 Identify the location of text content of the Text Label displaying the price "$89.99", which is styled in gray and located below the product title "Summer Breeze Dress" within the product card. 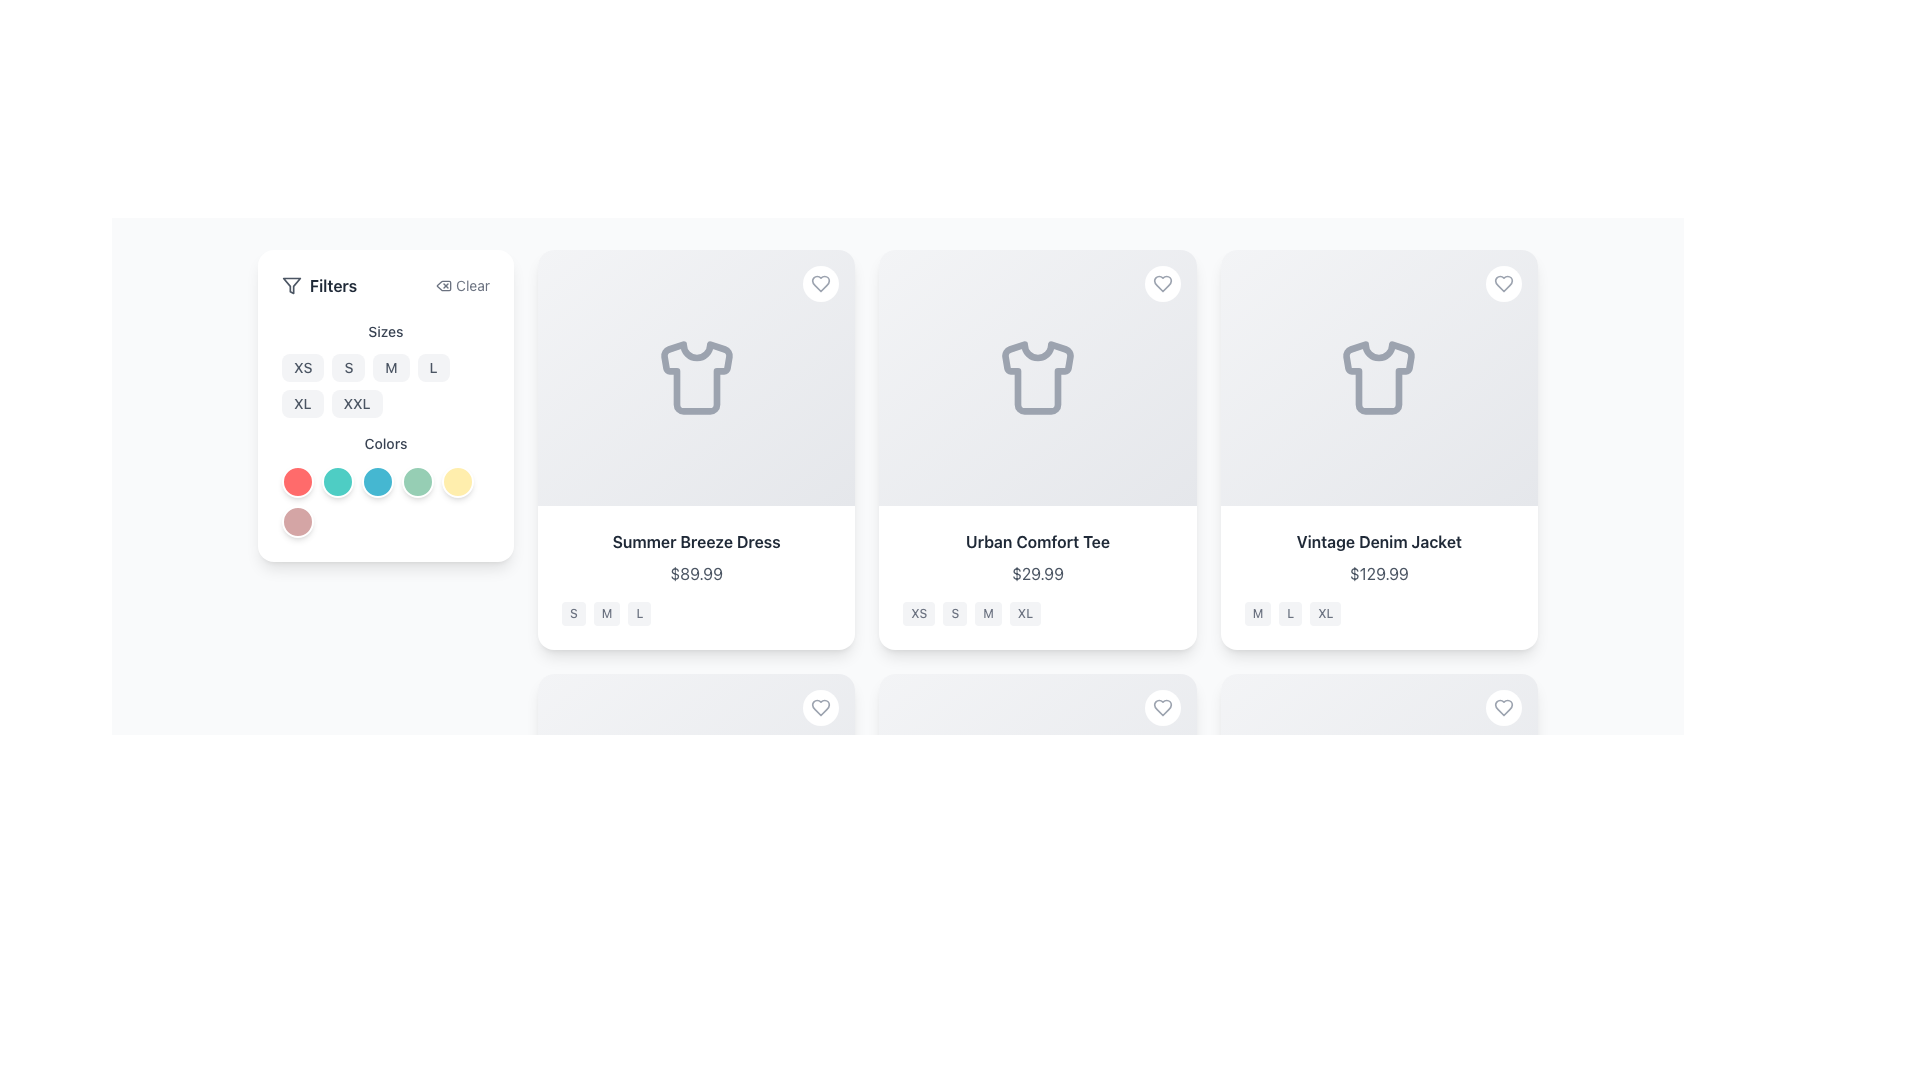
(696, 574).